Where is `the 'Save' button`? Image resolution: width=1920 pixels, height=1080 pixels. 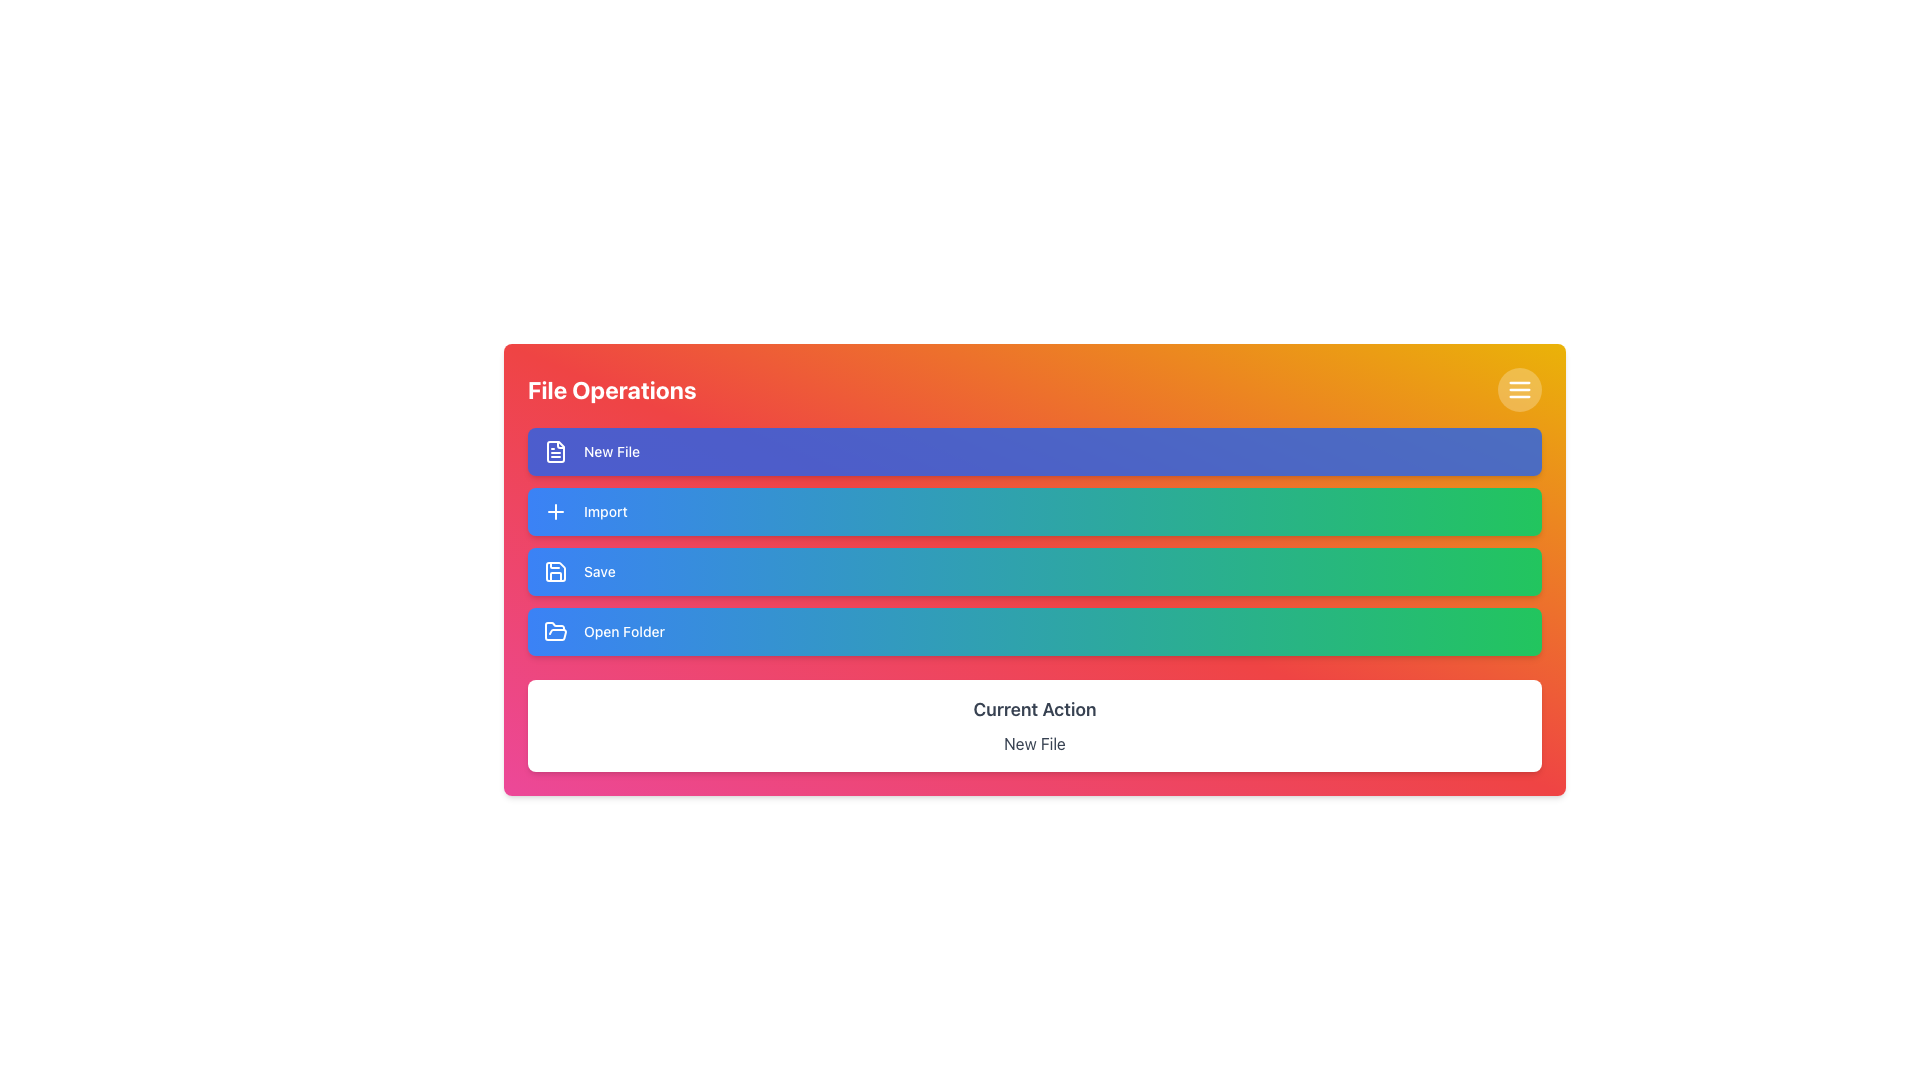
the 'Save' button is located at coordinates (1035, 571).